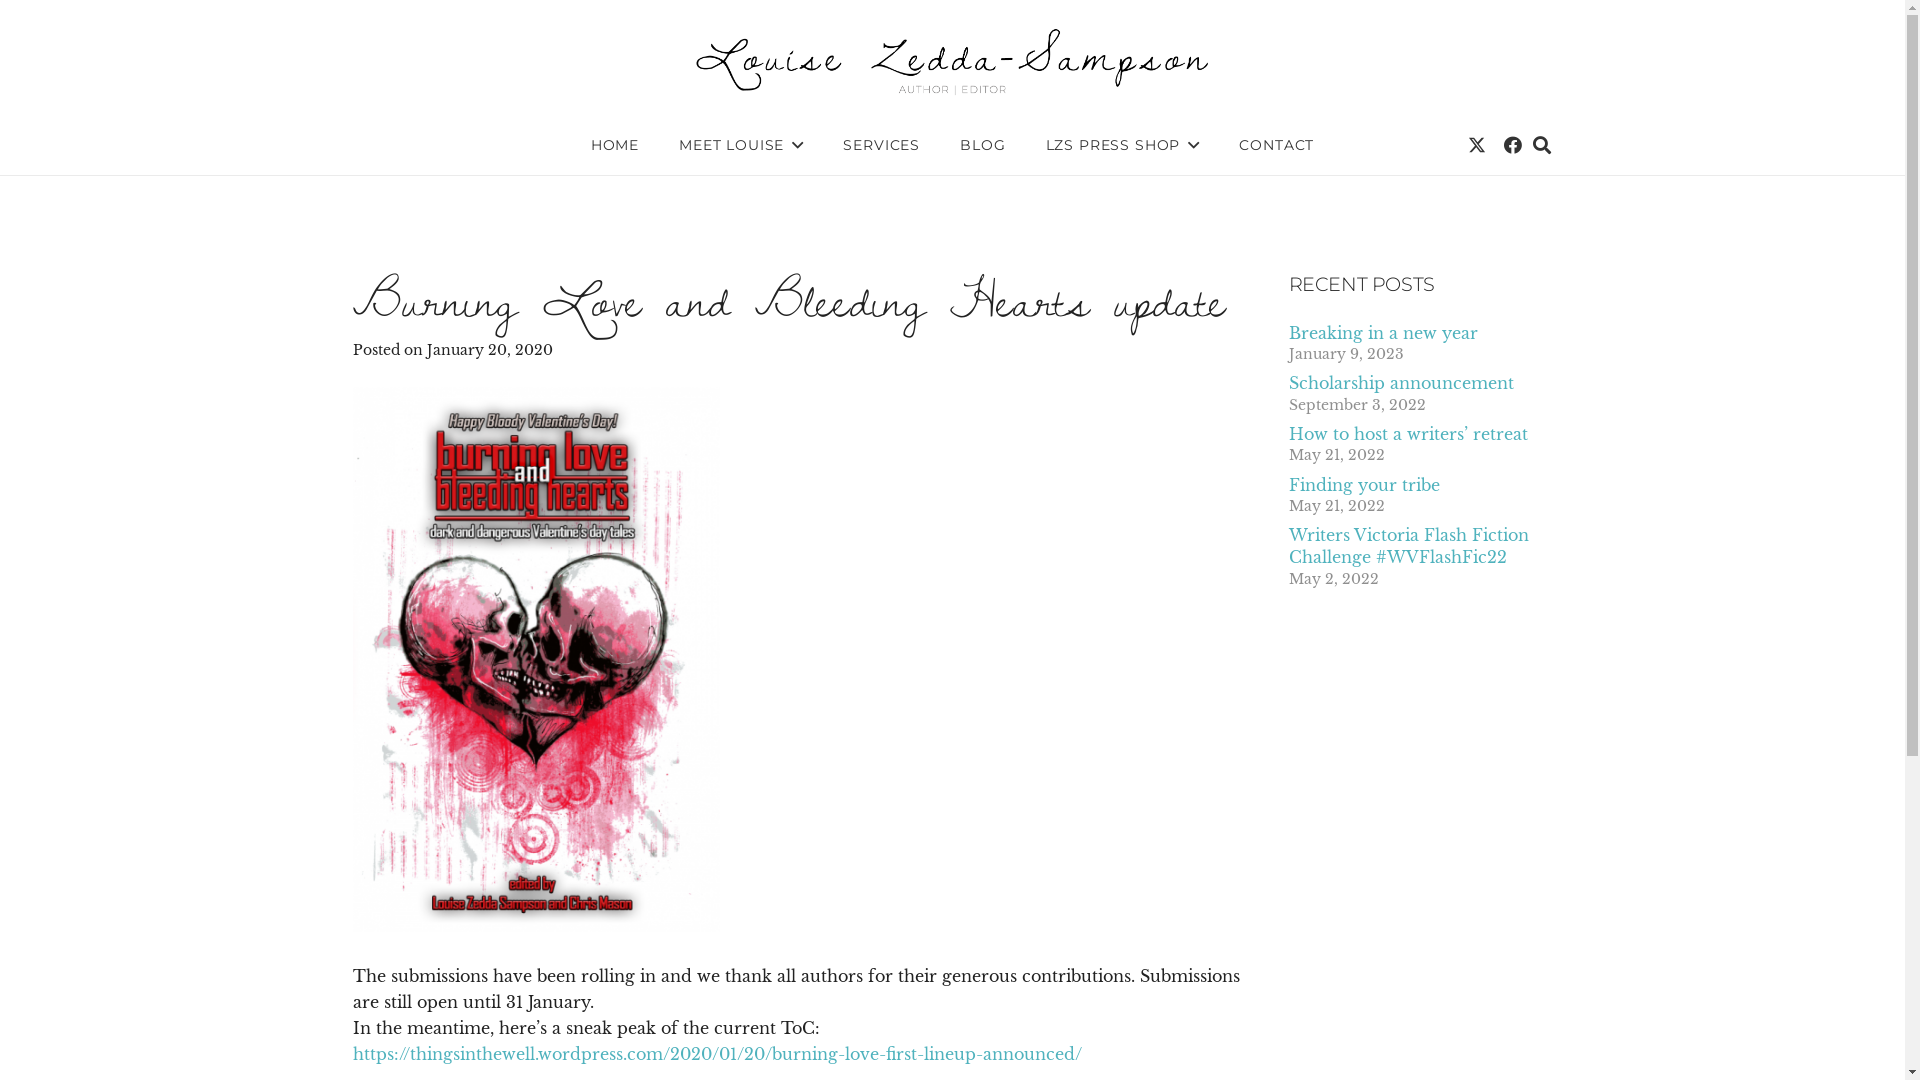 The image size is (1920, 1080). Describe the element at coordinates (1275, 144) in the screenshot. I see `'CONTACT'` at that location.